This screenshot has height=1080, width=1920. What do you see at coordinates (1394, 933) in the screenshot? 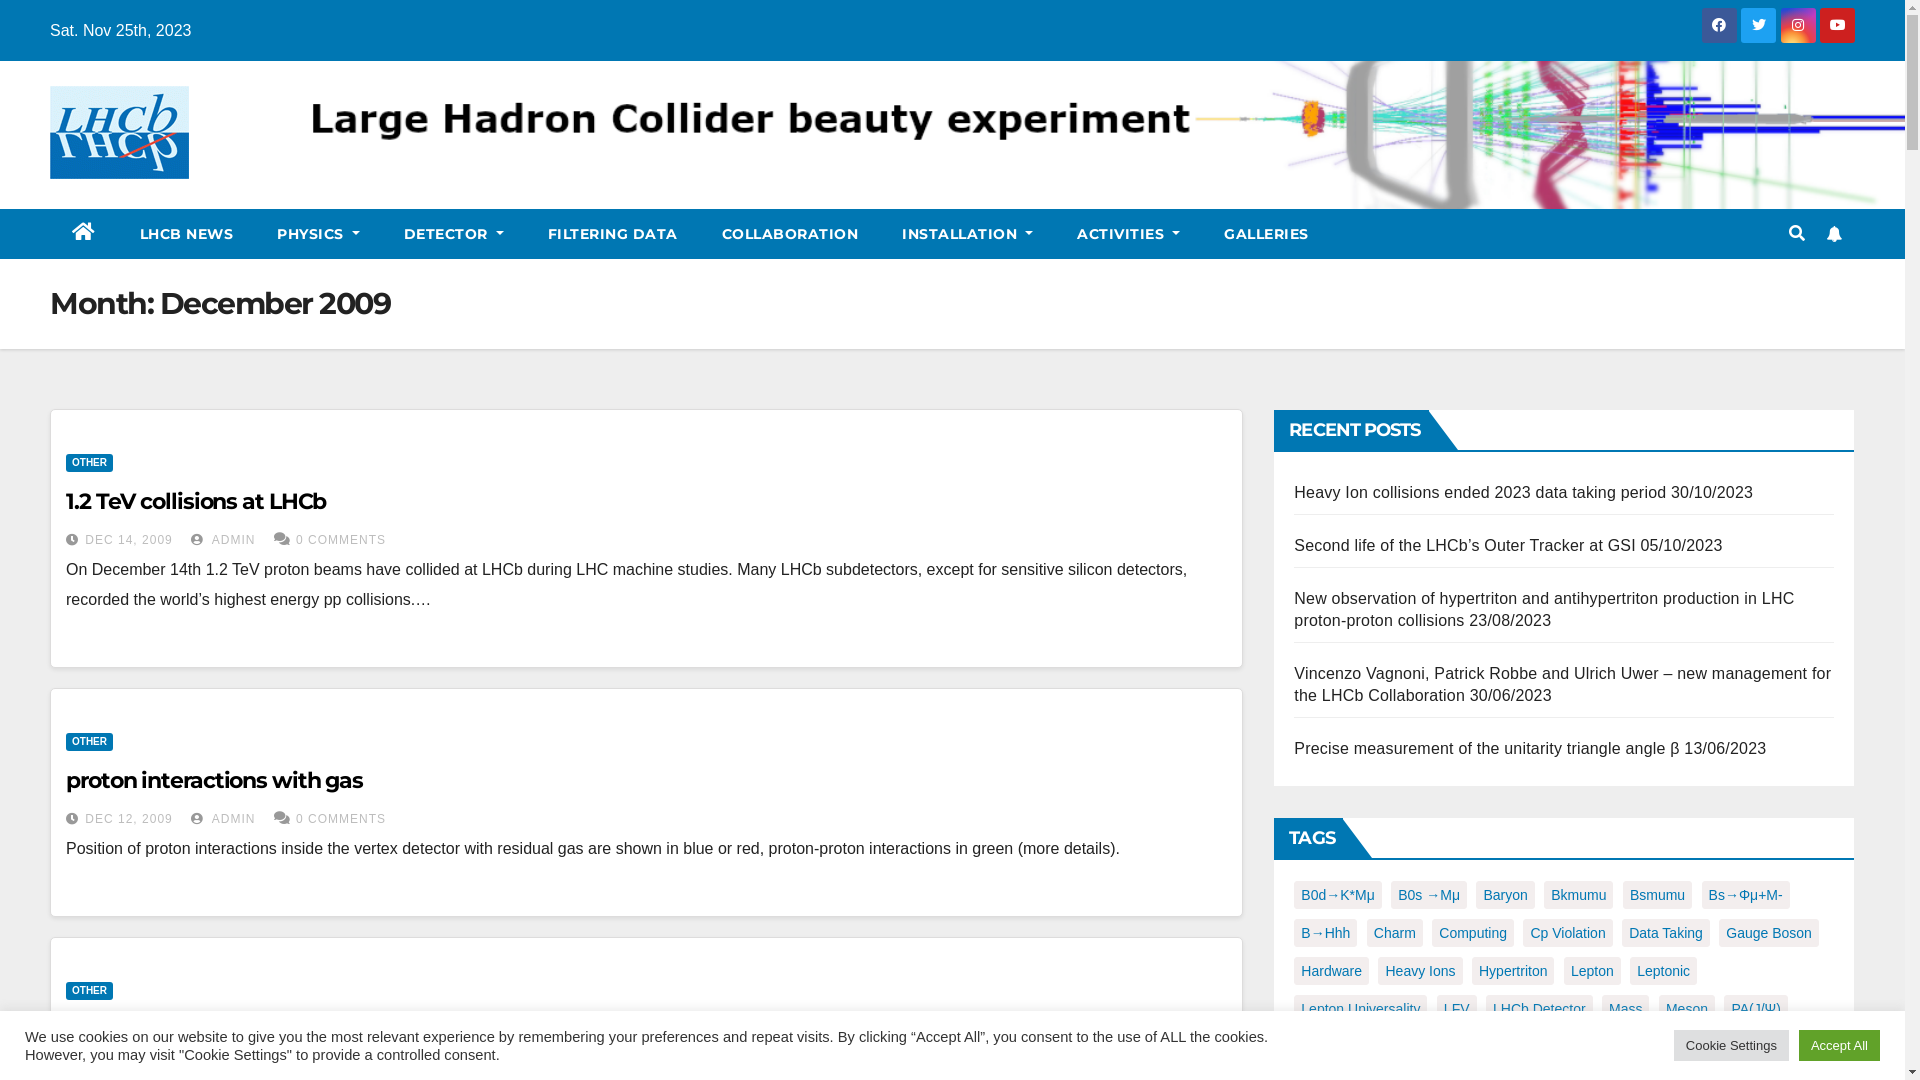
I see `'Charm'` at bounding box center [1394, 933].